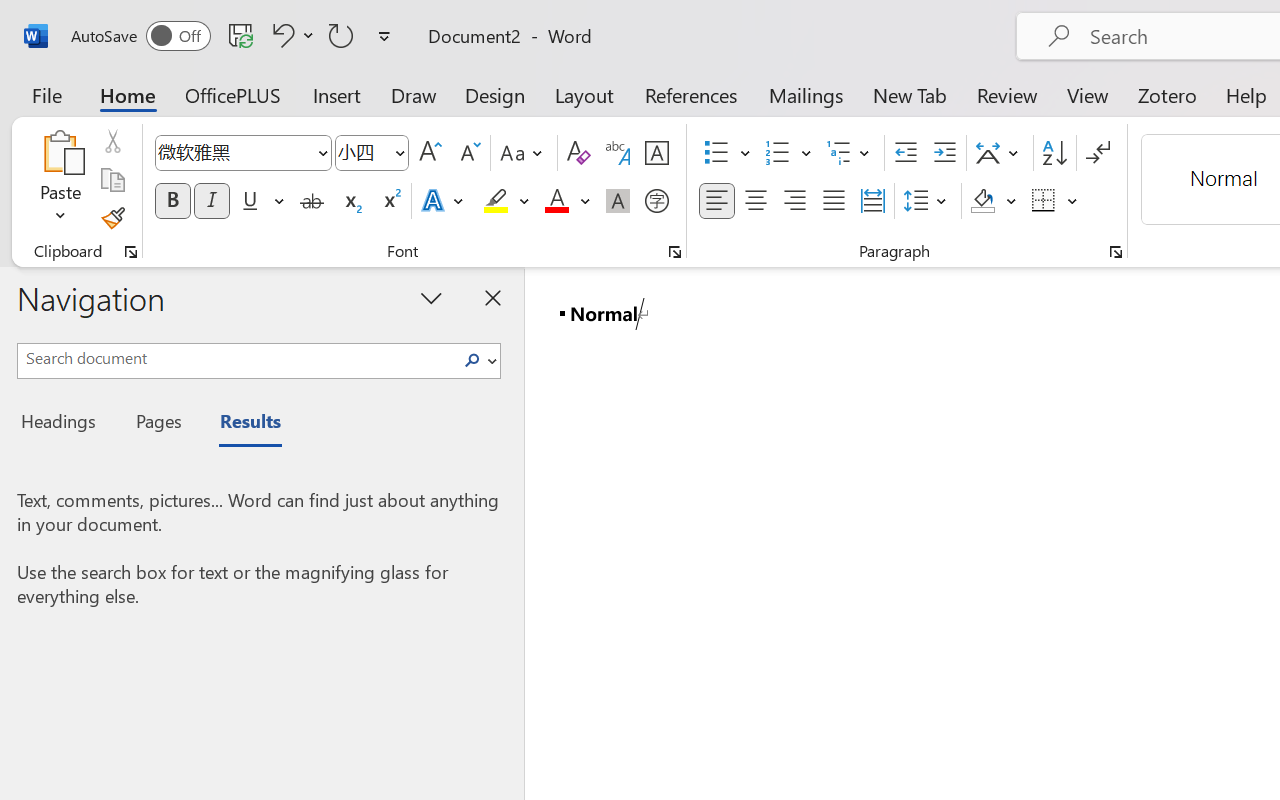 The height and width of the screenshot is (800, 1280). Describe the element at coordinates (1007, 94) in the screenshot. I see `'Review'` at that location.